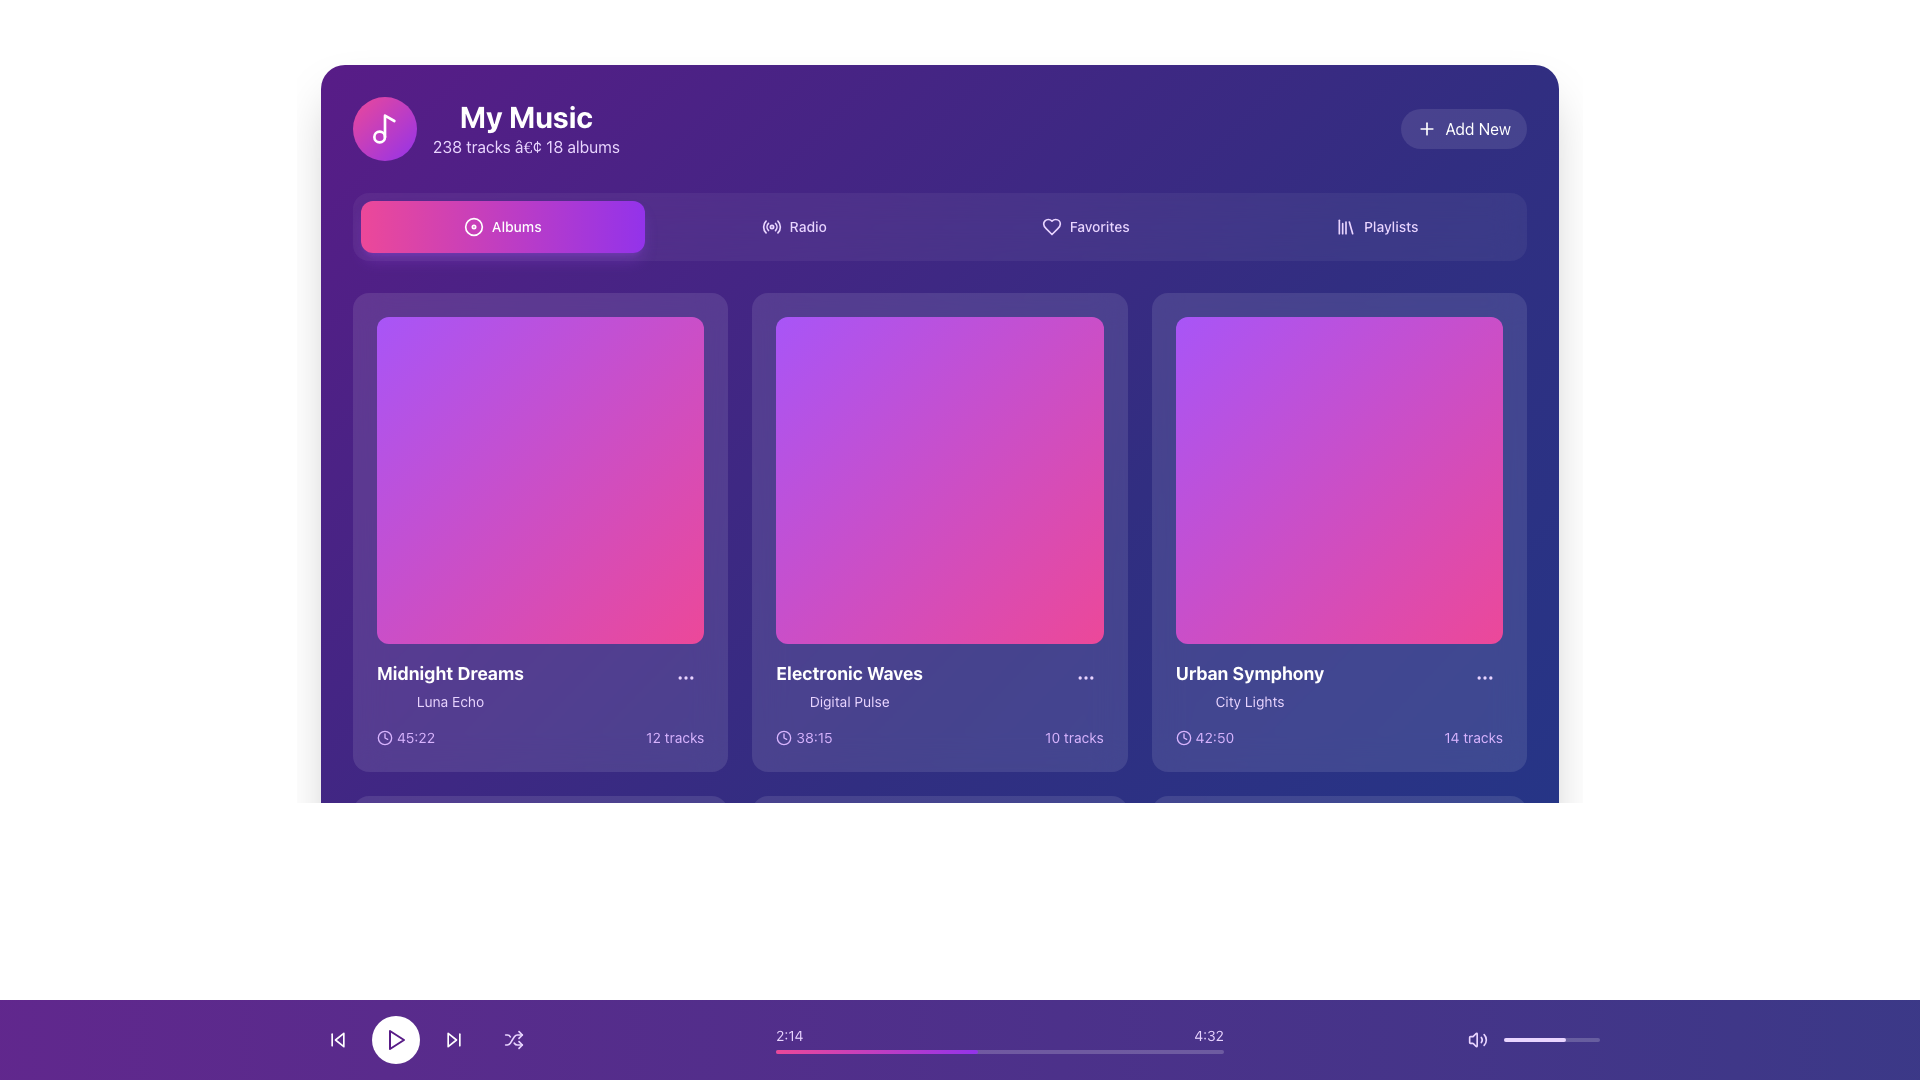 The image size is (1920, 1080). Describe the element at coordinates (1073, 738) in the screenshot. I see `the static text label displaying '10 tracks' located at the bottom right corner of the card layout for the album 'Electronic Waves'` at that location.